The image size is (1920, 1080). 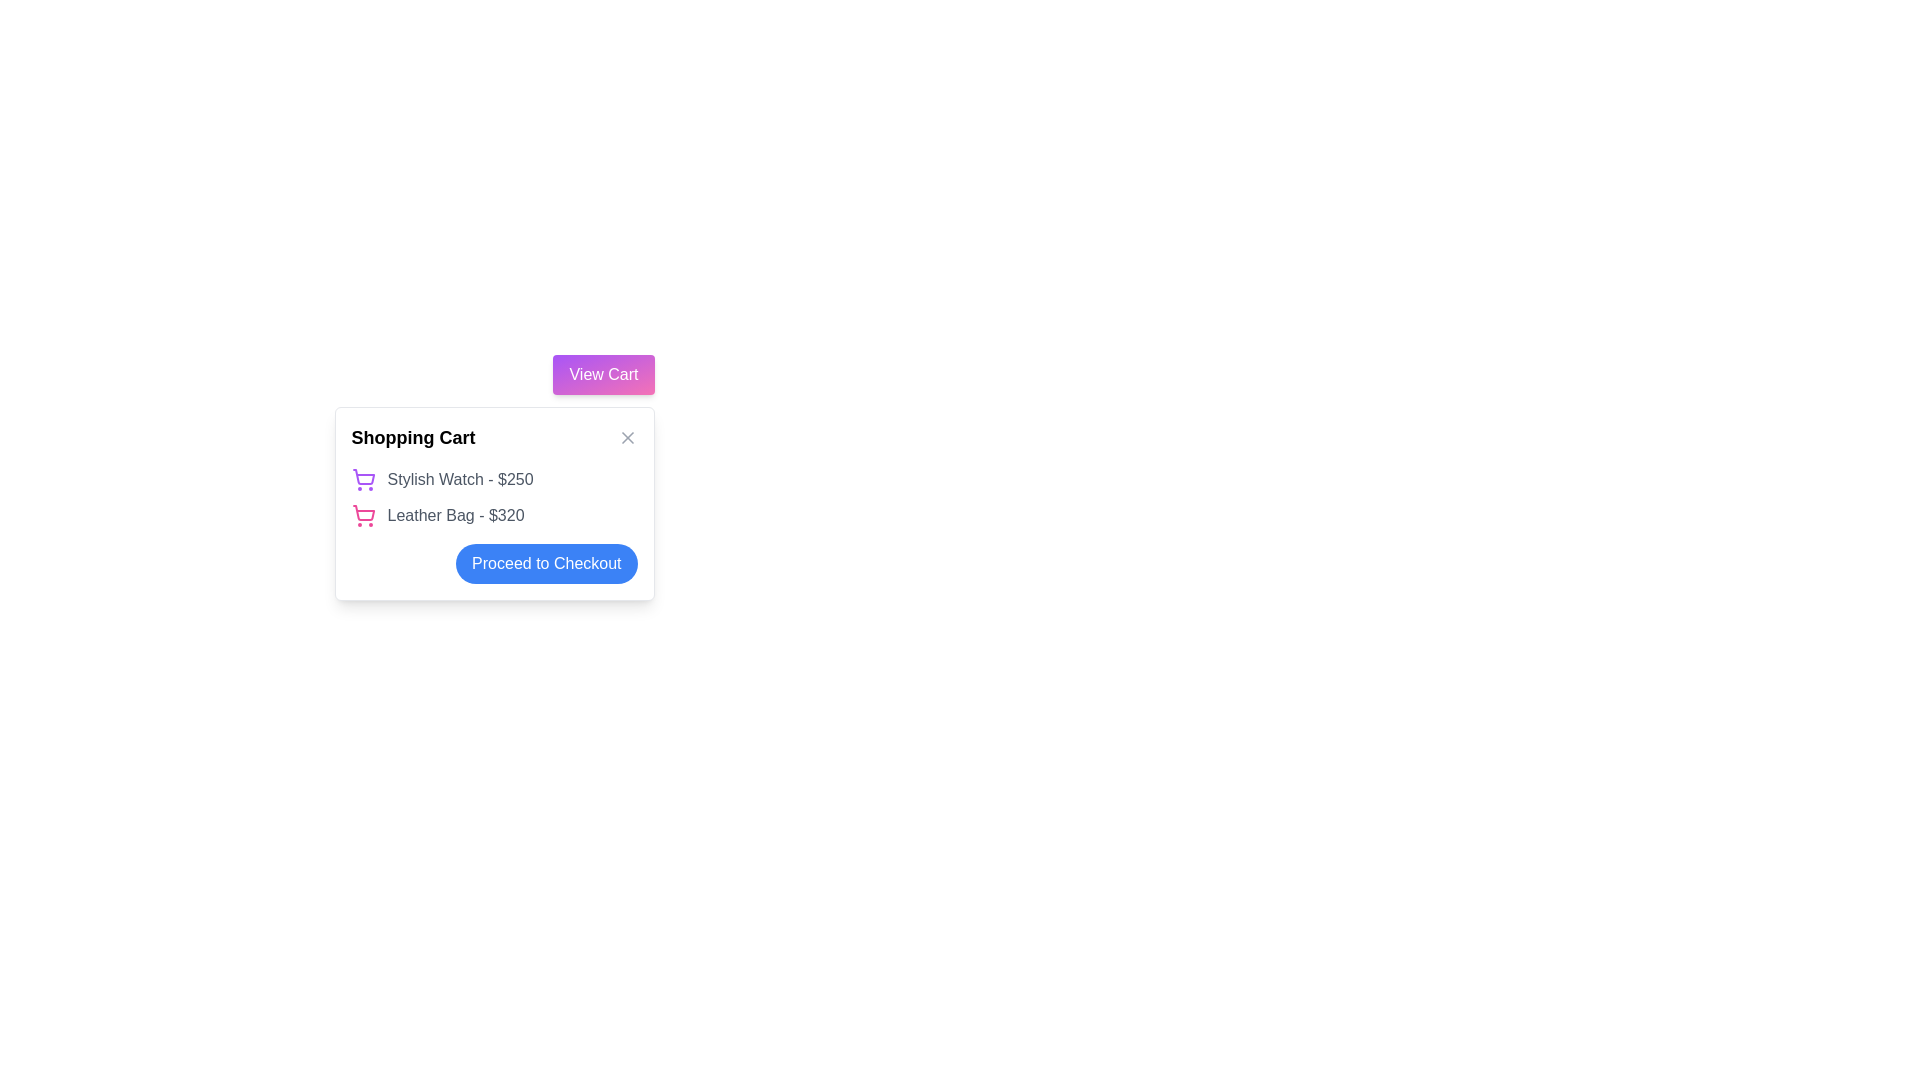 What do you see at coordinates (494, 515) in the screenshot?
I see `the text-based list item displaying 'Leather Bag - $320' in the Shopping Cart section, which is styled in gray and located below the 'Stylish Watch - $250' list item` at bounding box center [494, 515].